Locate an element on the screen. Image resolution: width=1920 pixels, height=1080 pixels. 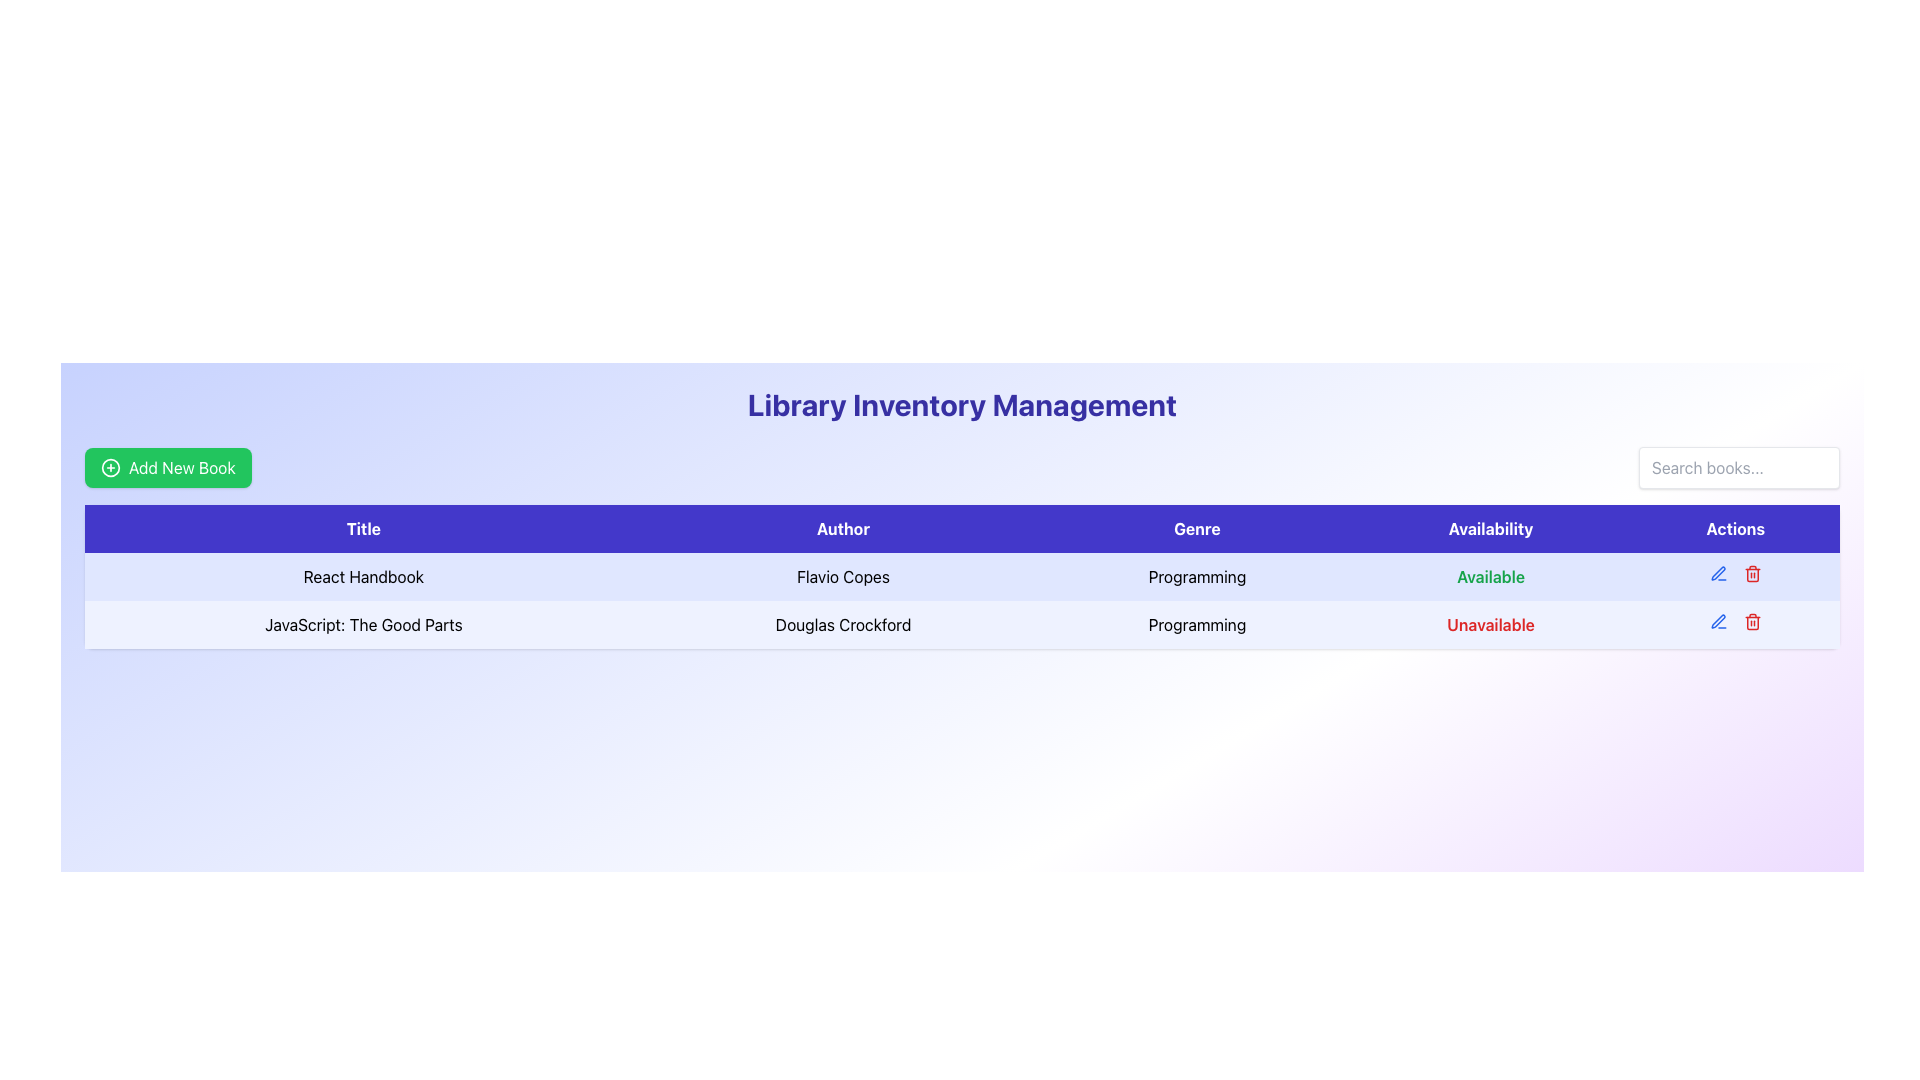
the static text label reading 'Genre', which is the third column header in the table, styled with a bold white font on a purple background is located at coordinates (1197, 527).